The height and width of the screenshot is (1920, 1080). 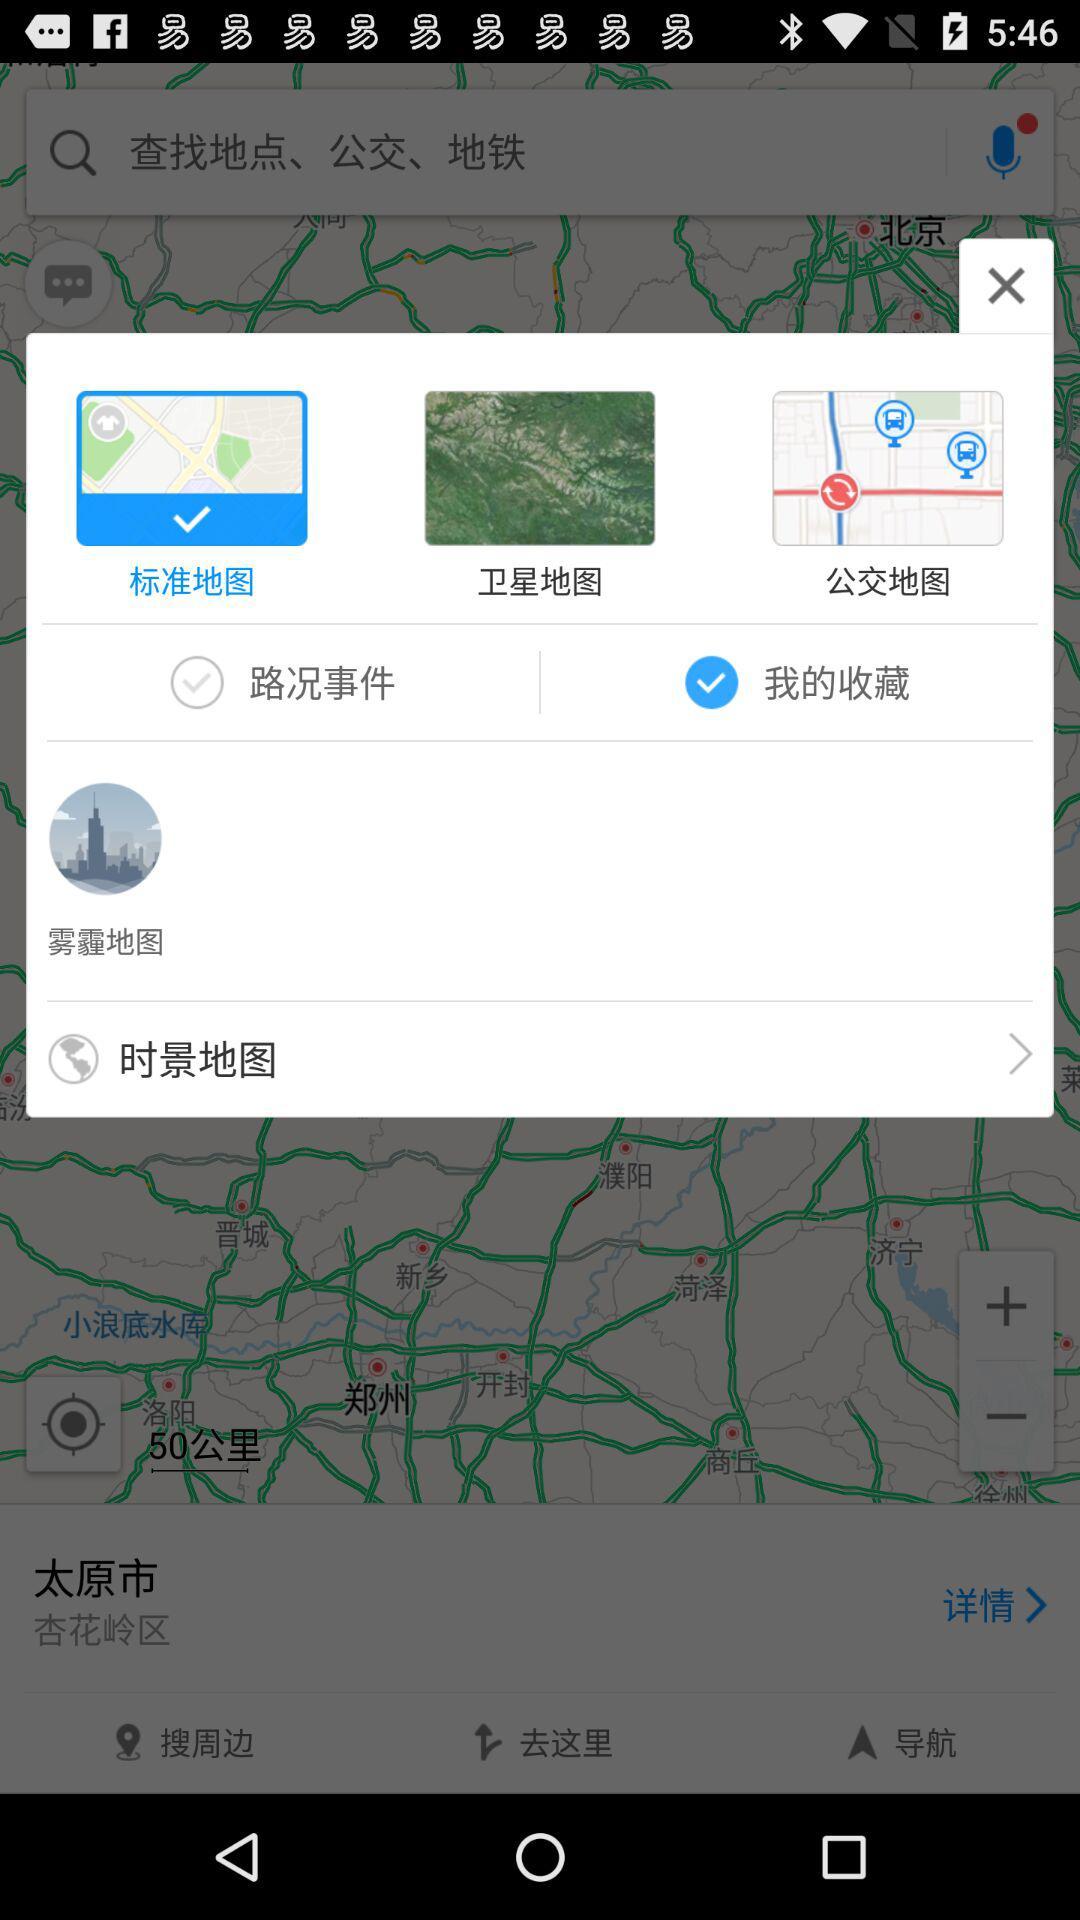 What do you see at coordinates (1006, 304) in the screenshot?
I see `the close icon` at bounding box center [1006, 304].